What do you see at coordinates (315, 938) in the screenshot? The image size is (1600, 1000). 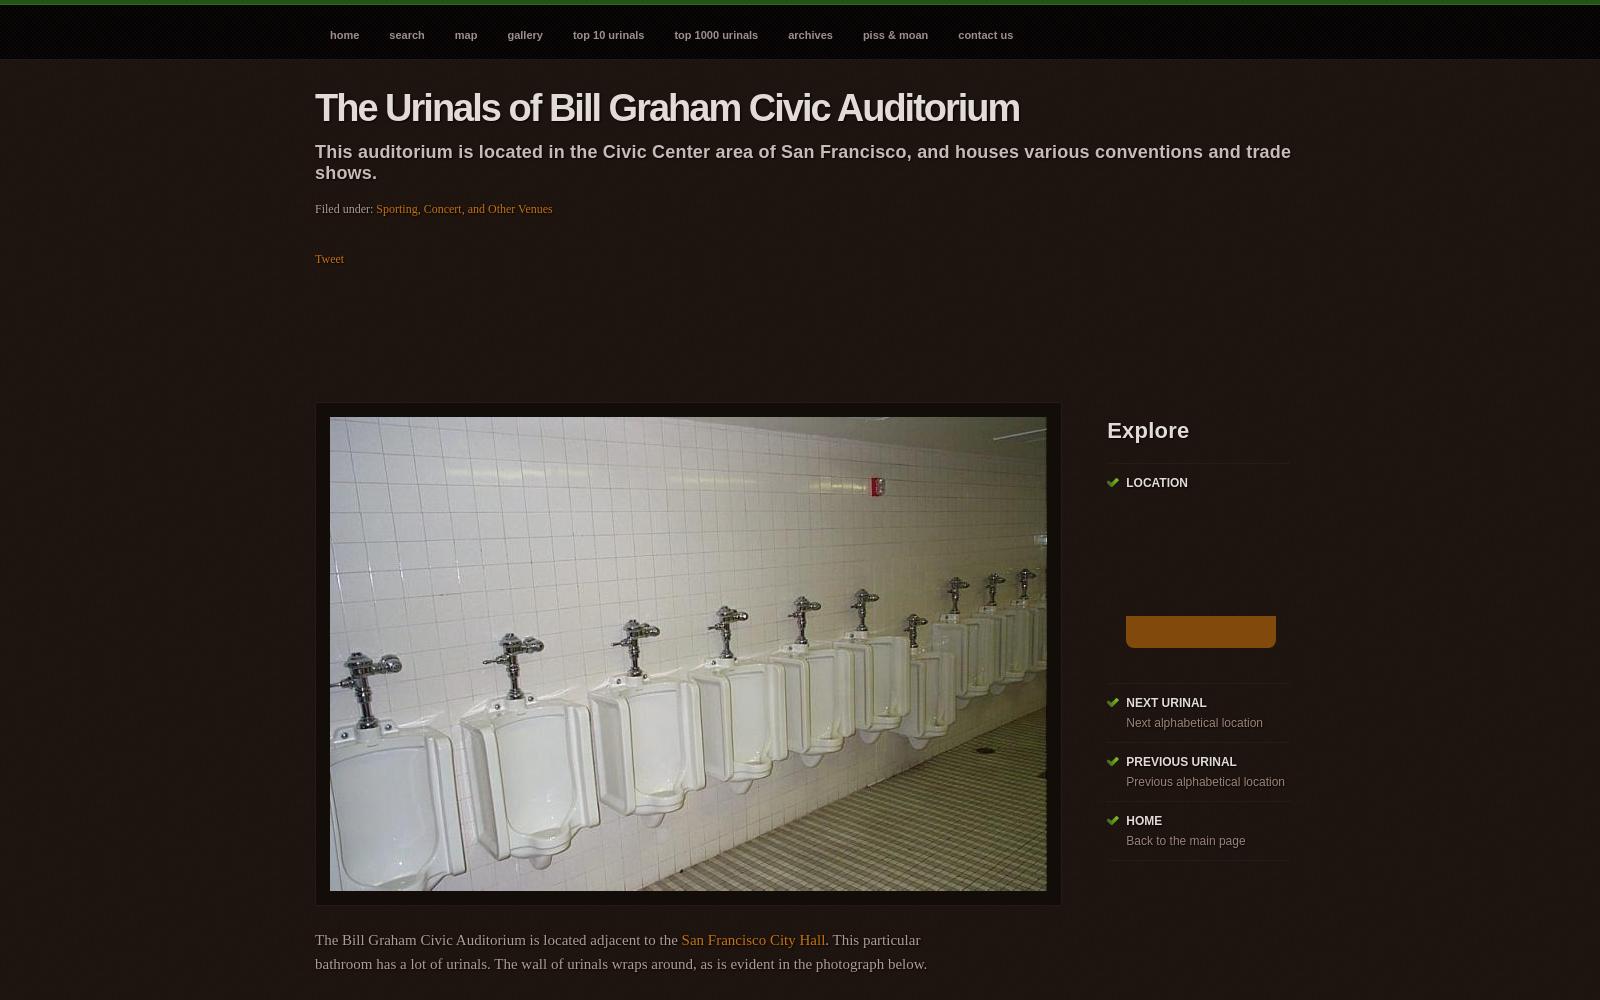 I see `'The Bill Graham Civic Auditorium is located adjacent to the'` at bounding box center [315, 938].